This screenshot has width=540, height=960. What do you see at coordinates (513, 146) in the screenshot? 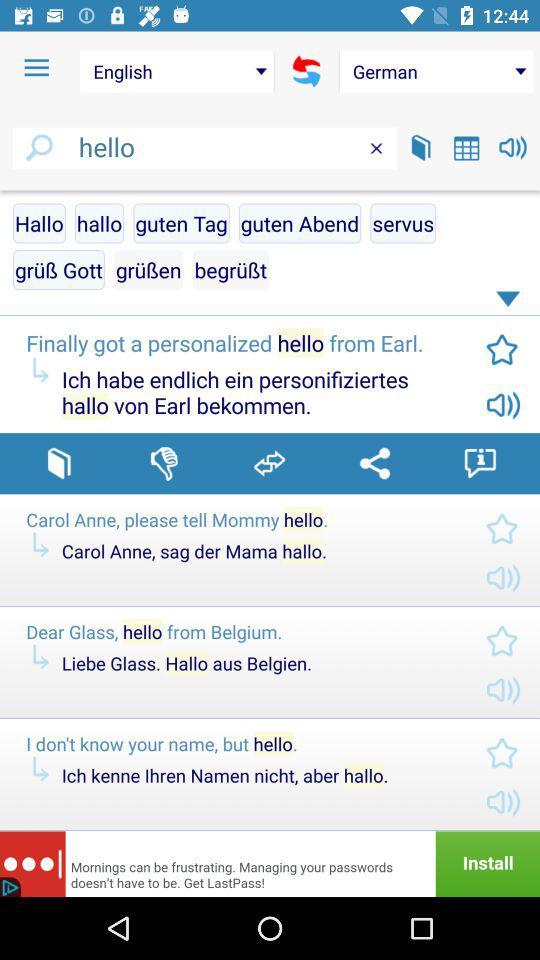
I see `tecla de volume` at bounding box center [513, 146].